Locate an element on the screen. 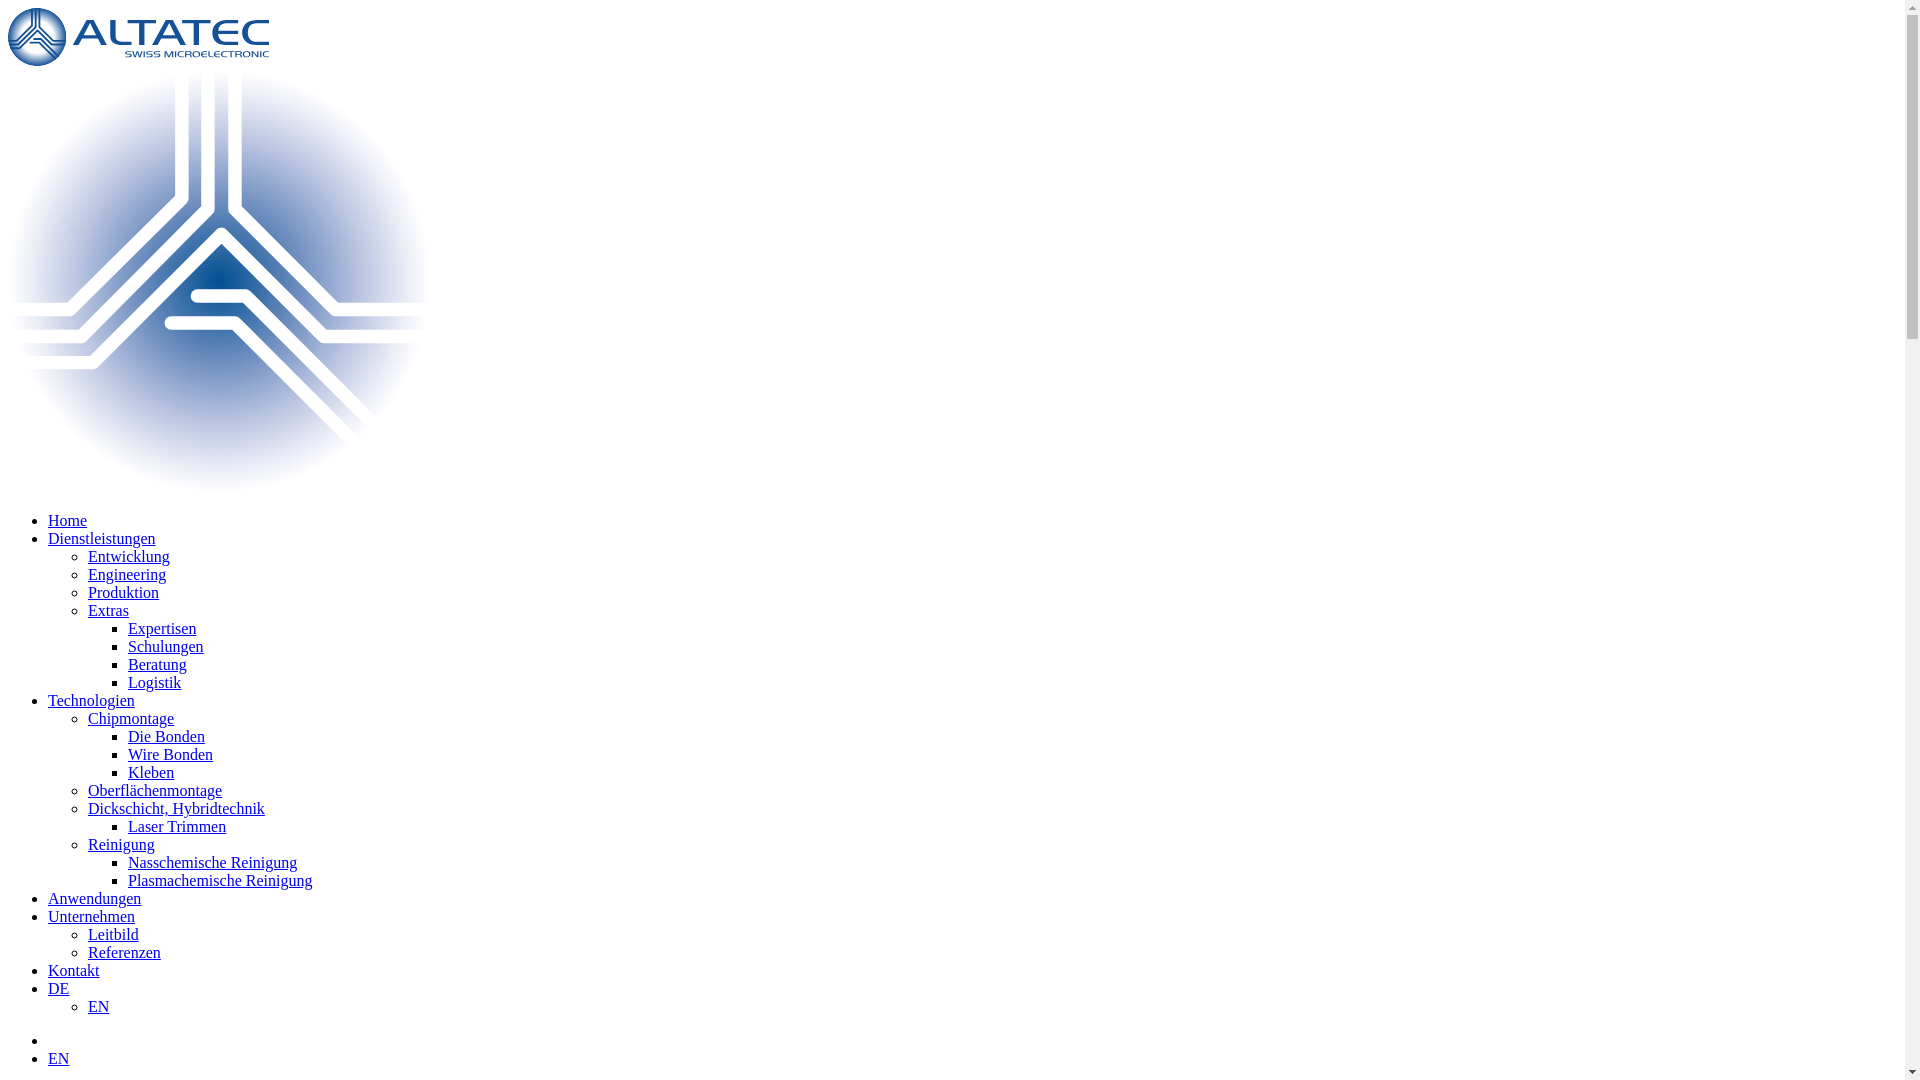 This screenshot has height=1080, width=1920. 'Nasschemische Reinigung' is located at coordinates (127, 861).